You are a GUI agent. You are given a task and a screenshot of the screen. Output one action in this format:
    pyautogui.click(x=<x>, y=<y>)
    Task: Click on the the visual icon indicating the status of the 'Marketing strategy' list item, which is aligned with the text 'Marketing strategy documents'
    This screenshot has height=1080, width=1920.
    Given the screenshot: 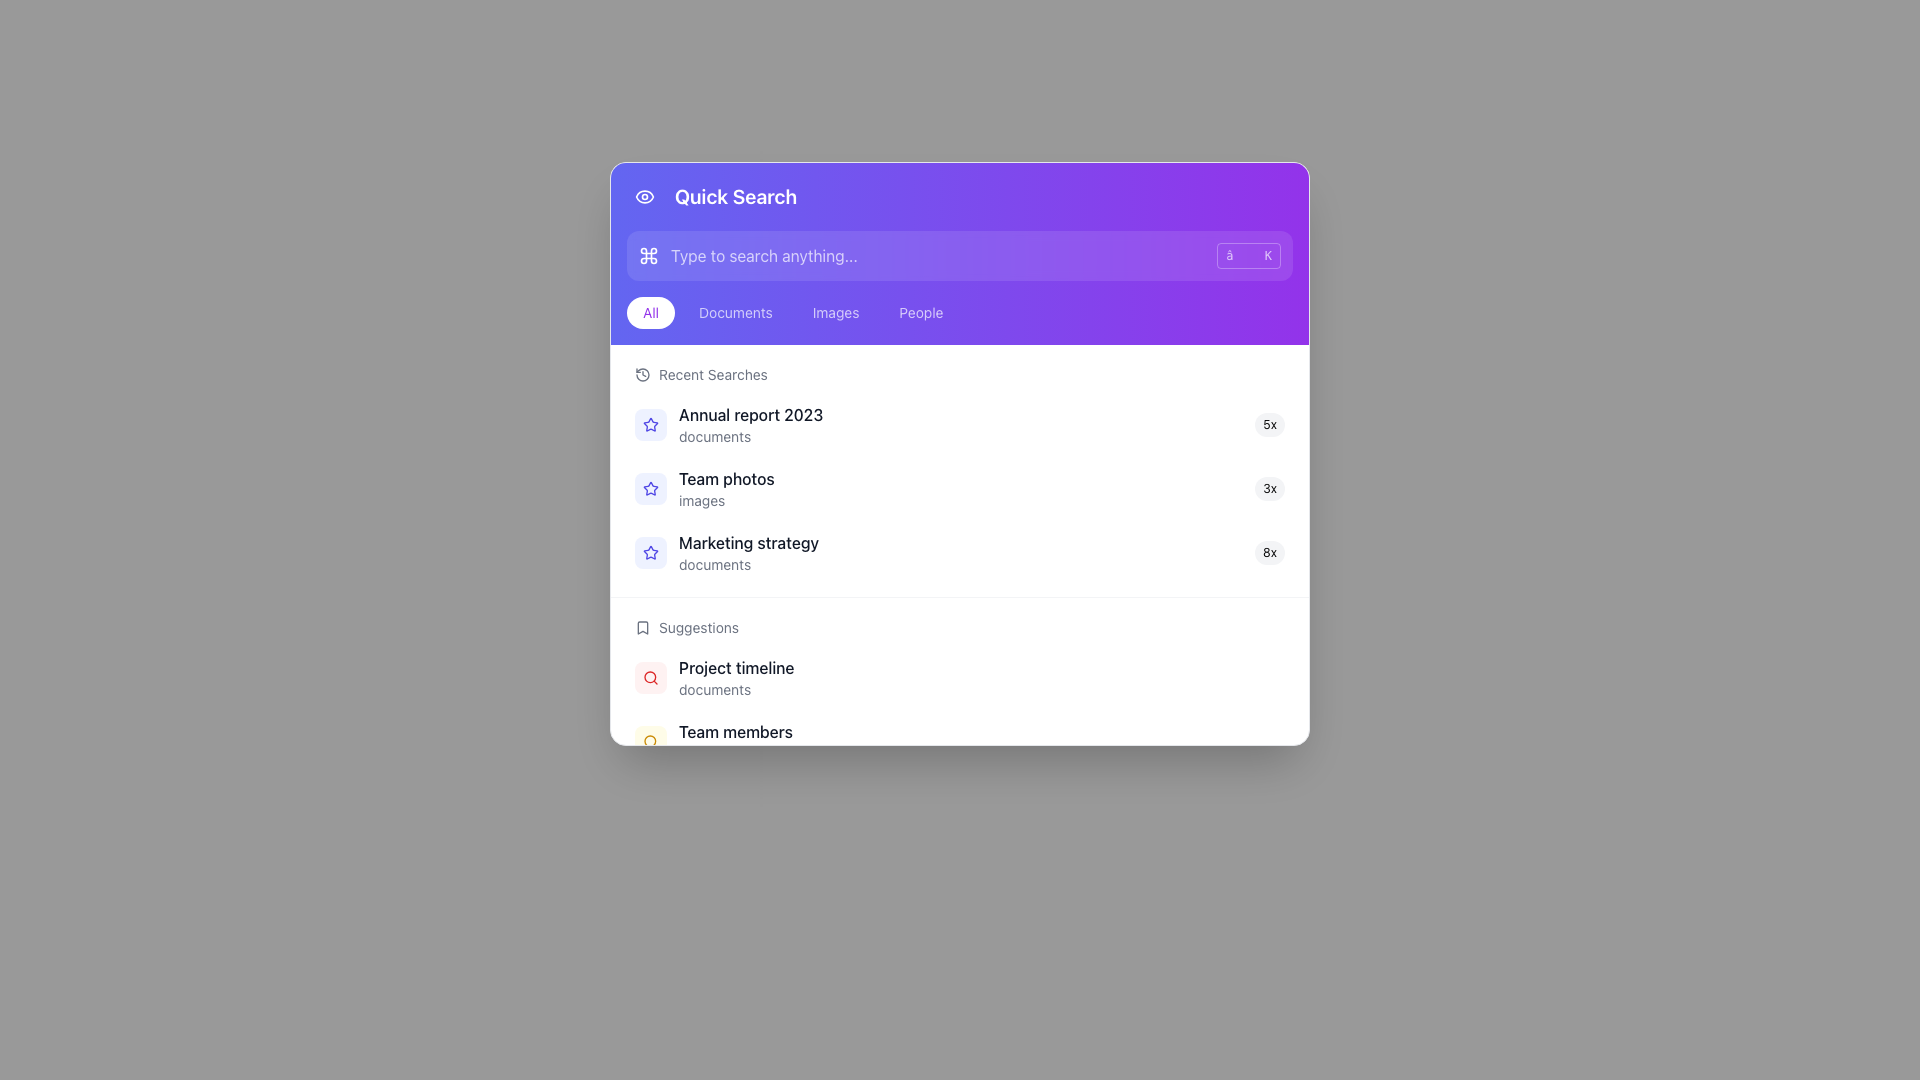 What is the action you would take?
    pyautogui.click(x=651, y=552)
    